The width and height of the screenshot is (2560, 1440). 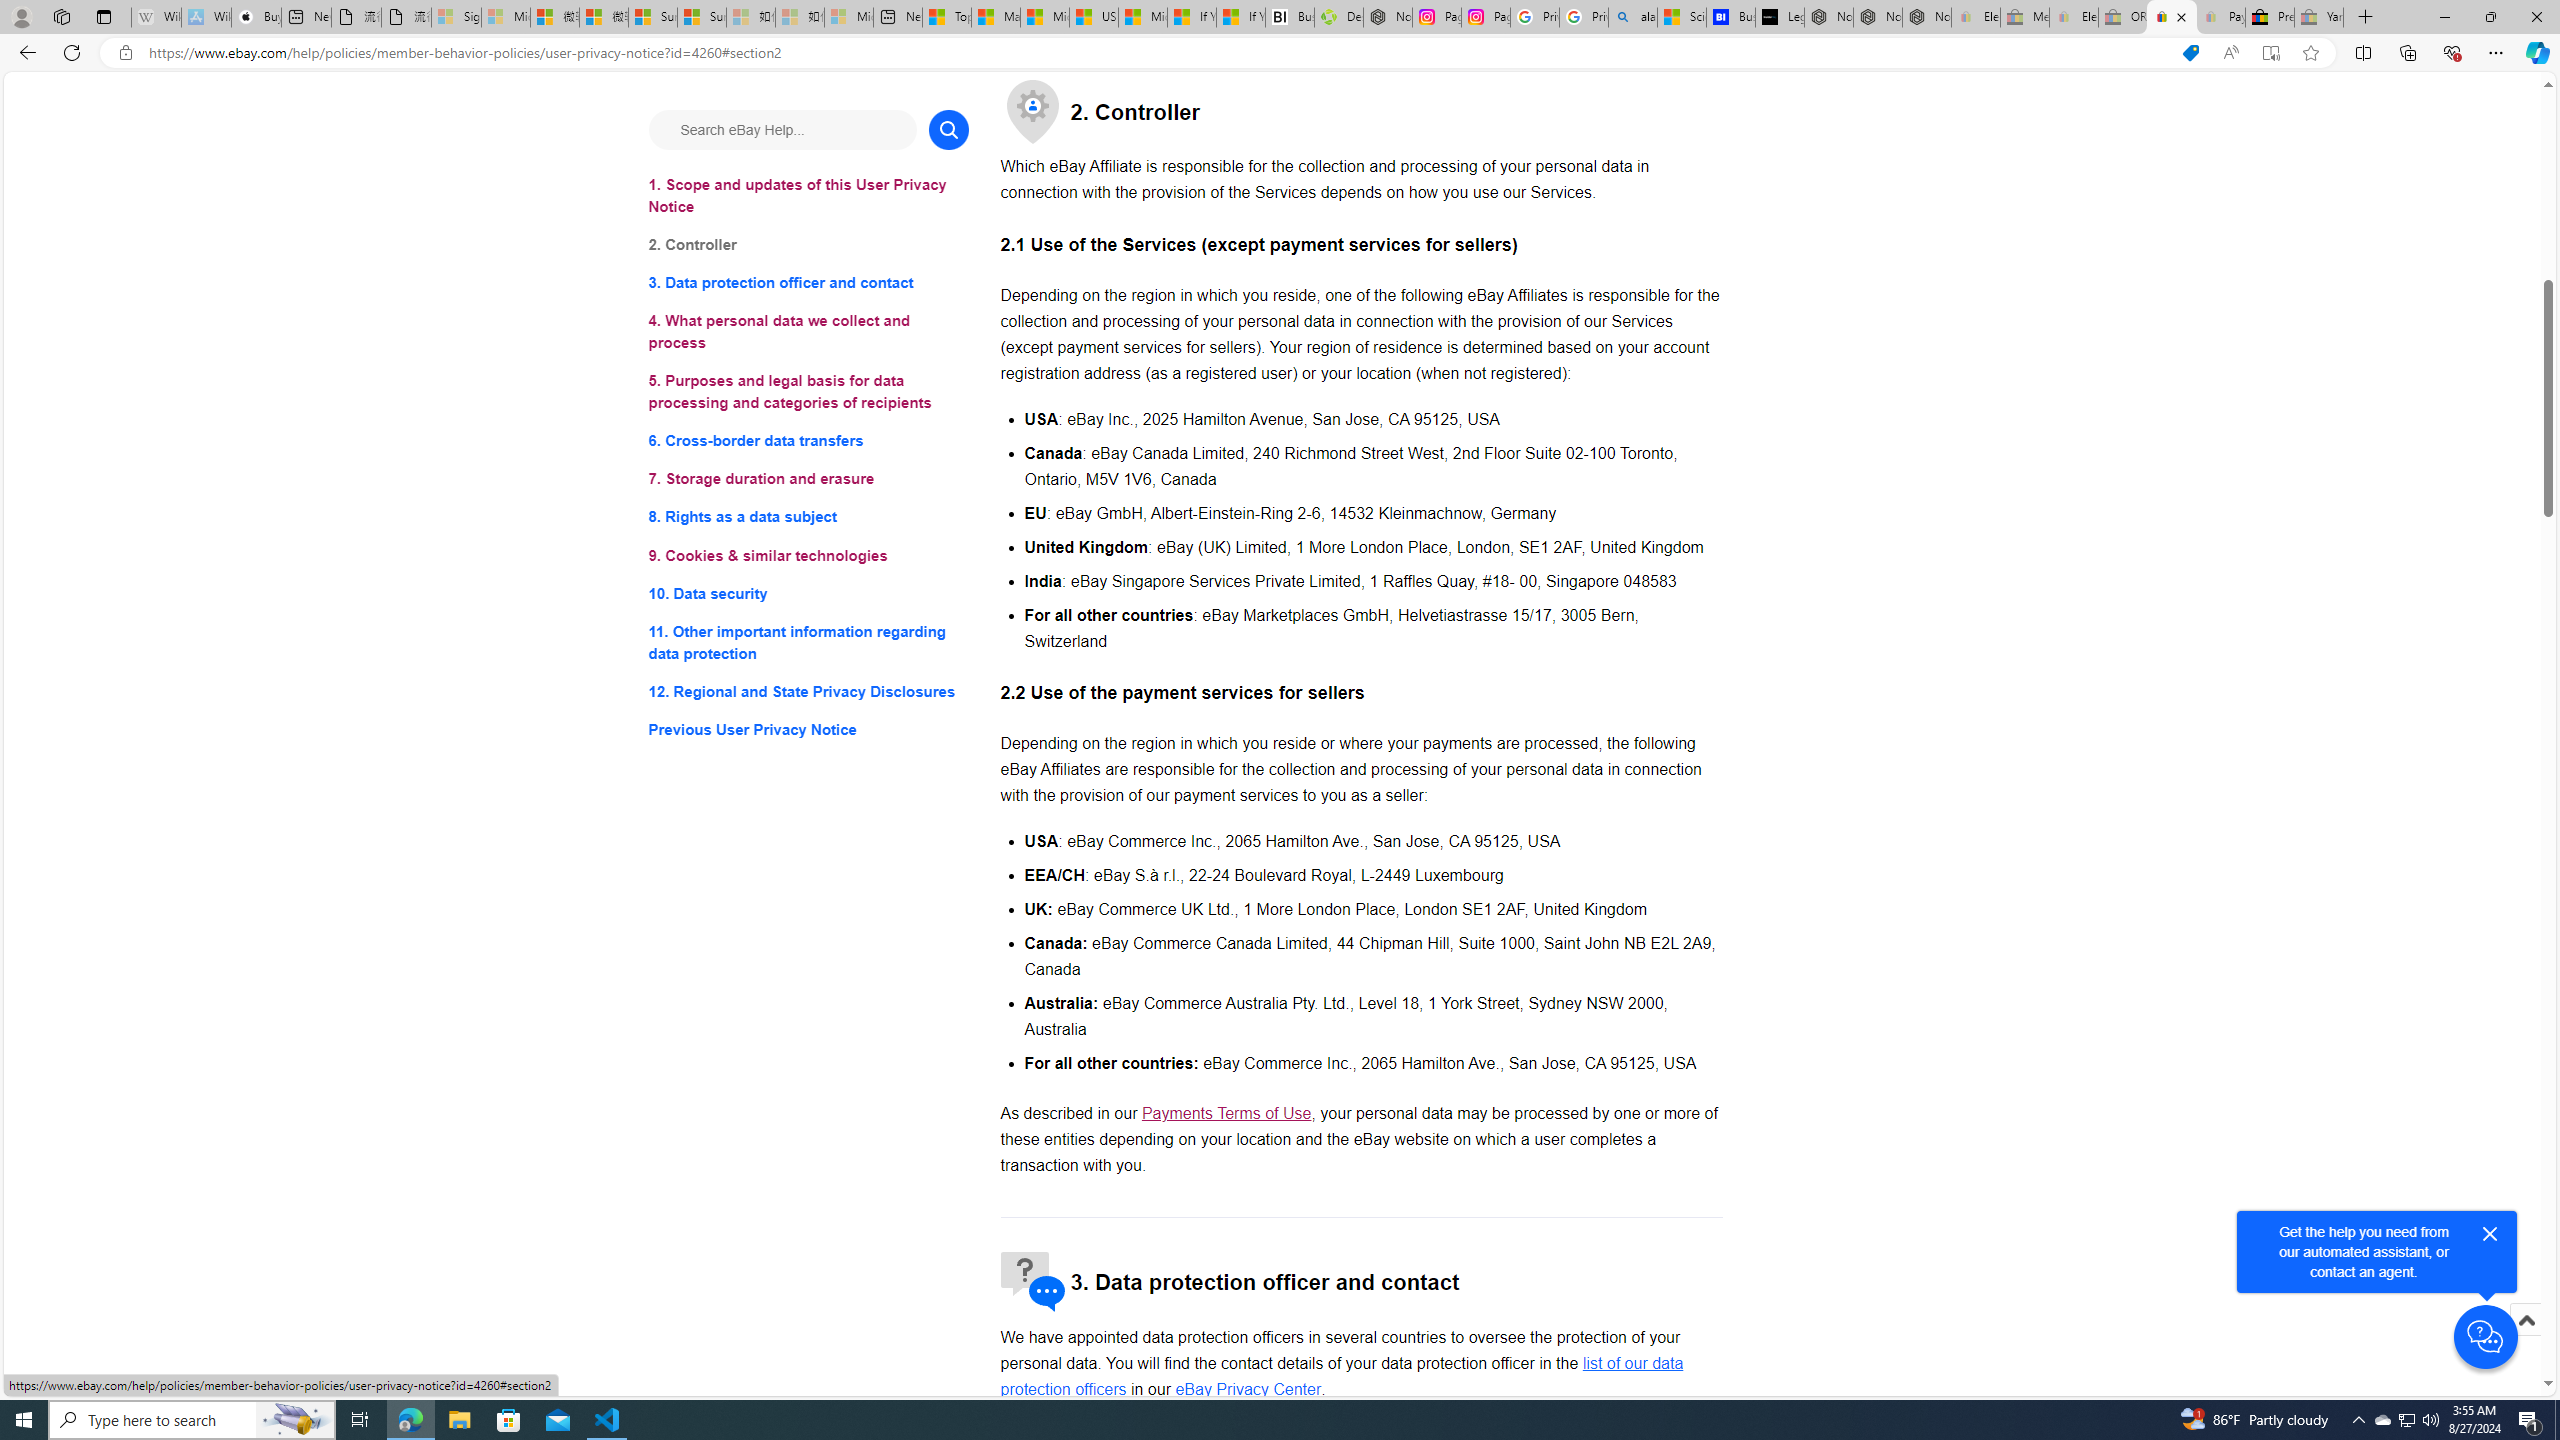 What do you see at coordinates (1226, 1112) in the screenshot?
I see `'Payments Terms of Use - opens in new window or tab'` at bounding box center [1226, 1112].